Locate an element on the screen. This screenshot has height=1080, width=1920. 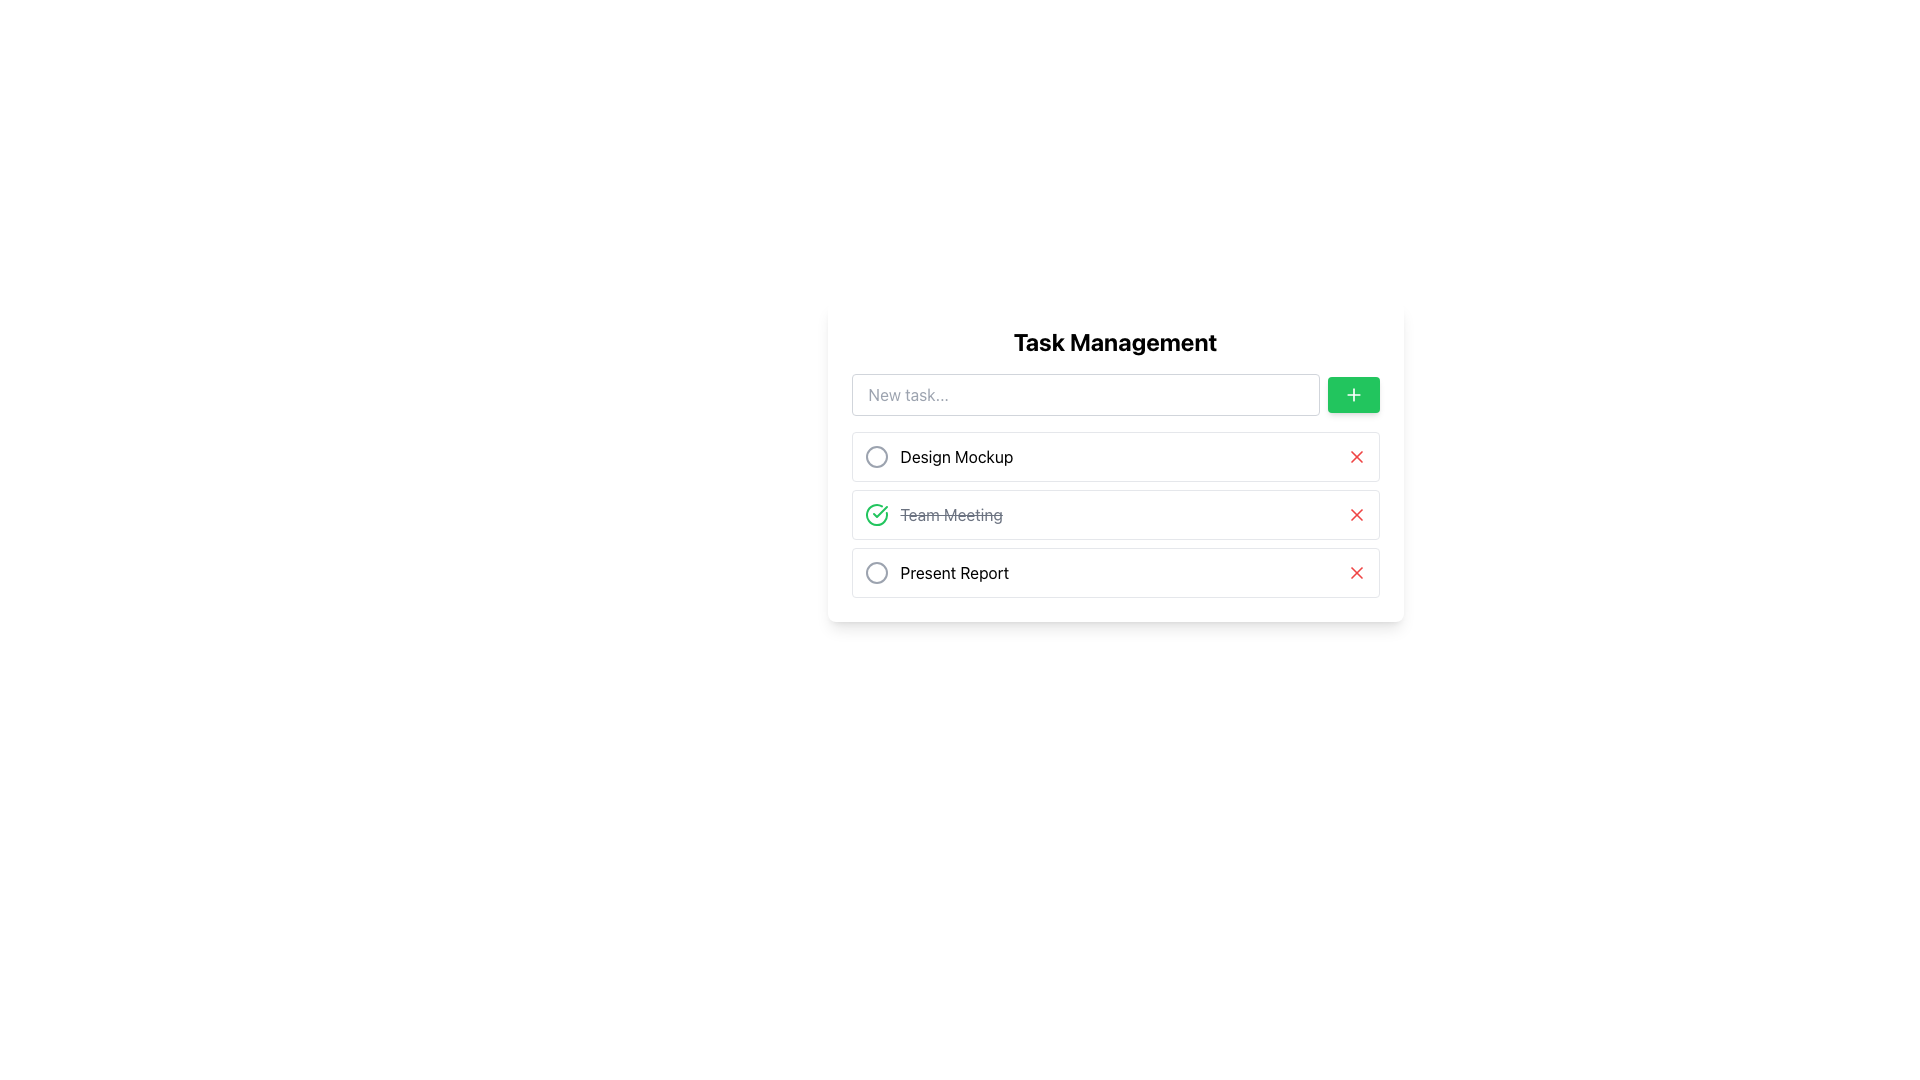
the 'Team Meeting' text label, which has a strikethrough style and is located next to a green circle with a checkmark icon in the Task Management section, to interact with adjacent icons is located at coordinates (950, 514).